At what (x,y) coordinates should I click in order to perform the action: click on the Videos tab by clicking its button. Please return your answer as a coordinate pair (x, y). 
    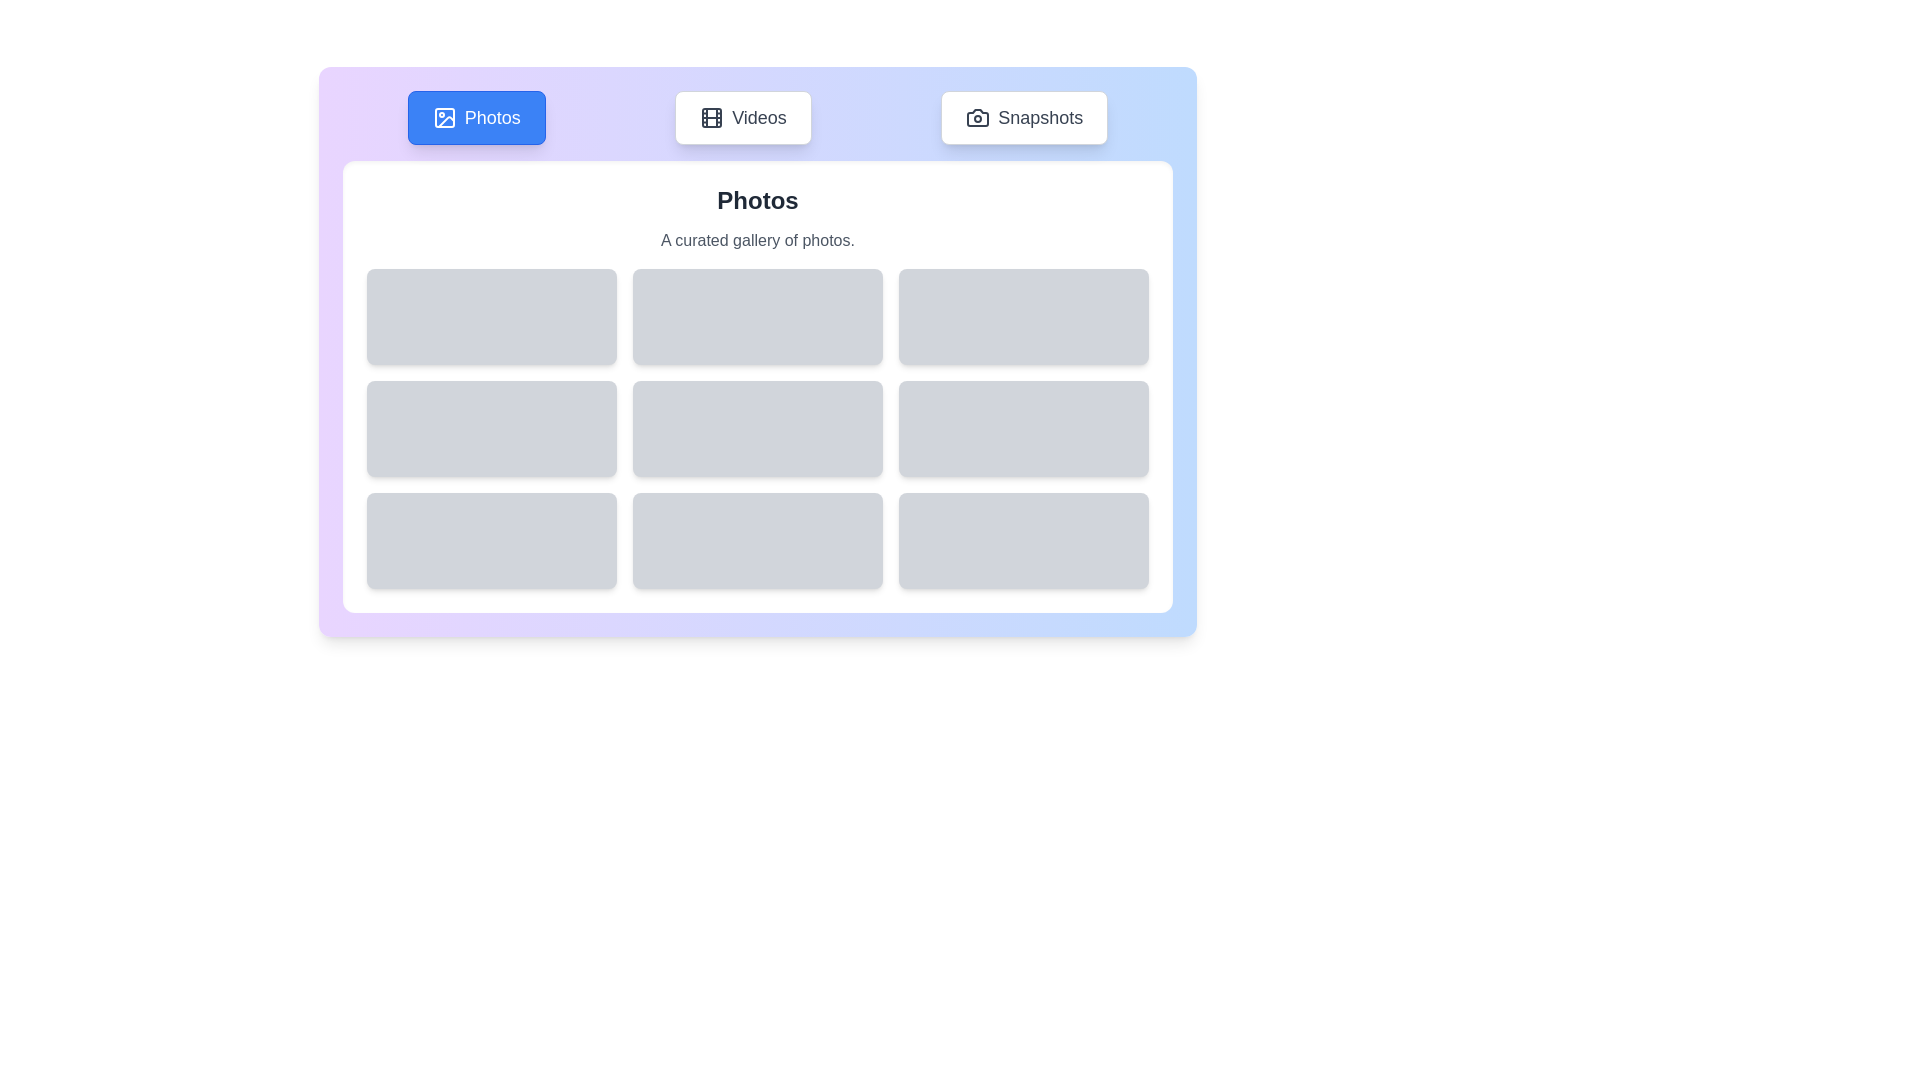
    Looking at the image, I should click on (742, 118).